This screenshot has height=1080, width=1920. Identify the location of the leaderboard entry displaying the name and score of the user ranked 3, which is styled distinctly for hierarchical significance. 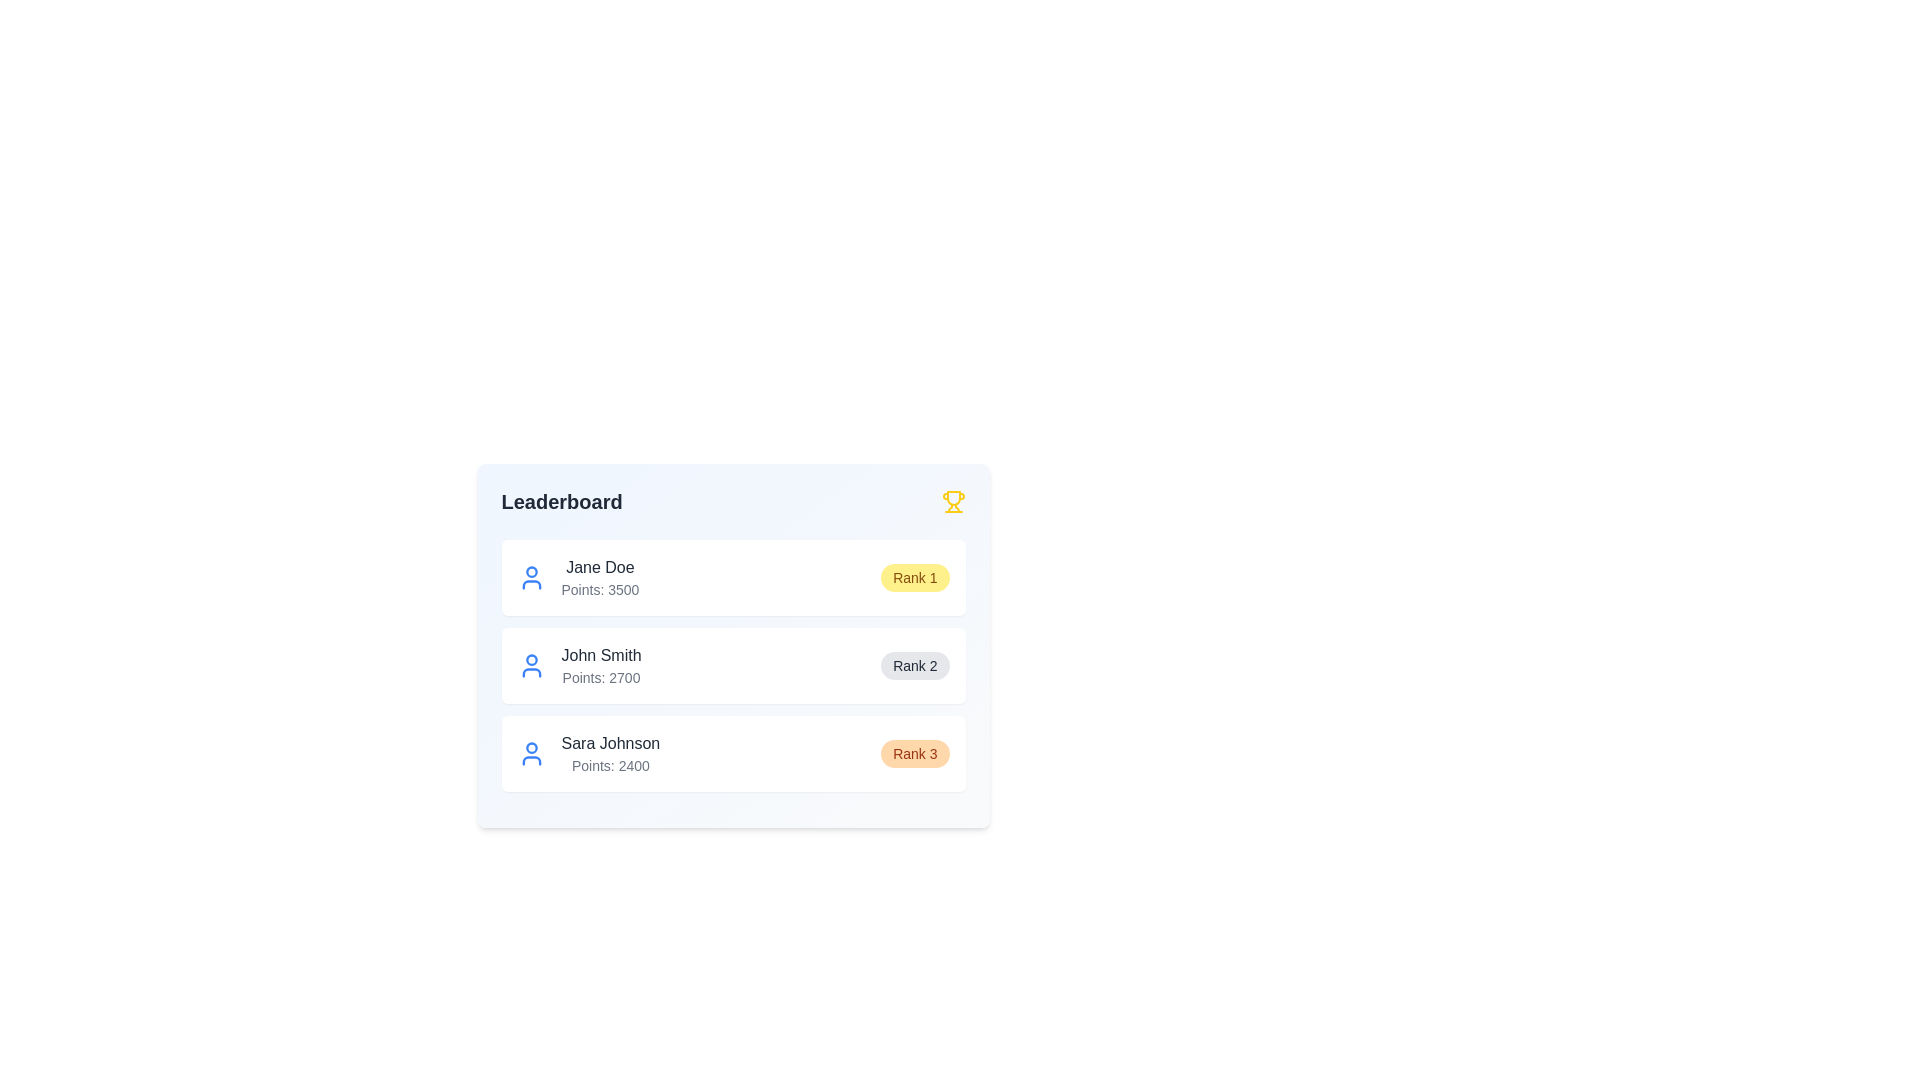
(609, 753).